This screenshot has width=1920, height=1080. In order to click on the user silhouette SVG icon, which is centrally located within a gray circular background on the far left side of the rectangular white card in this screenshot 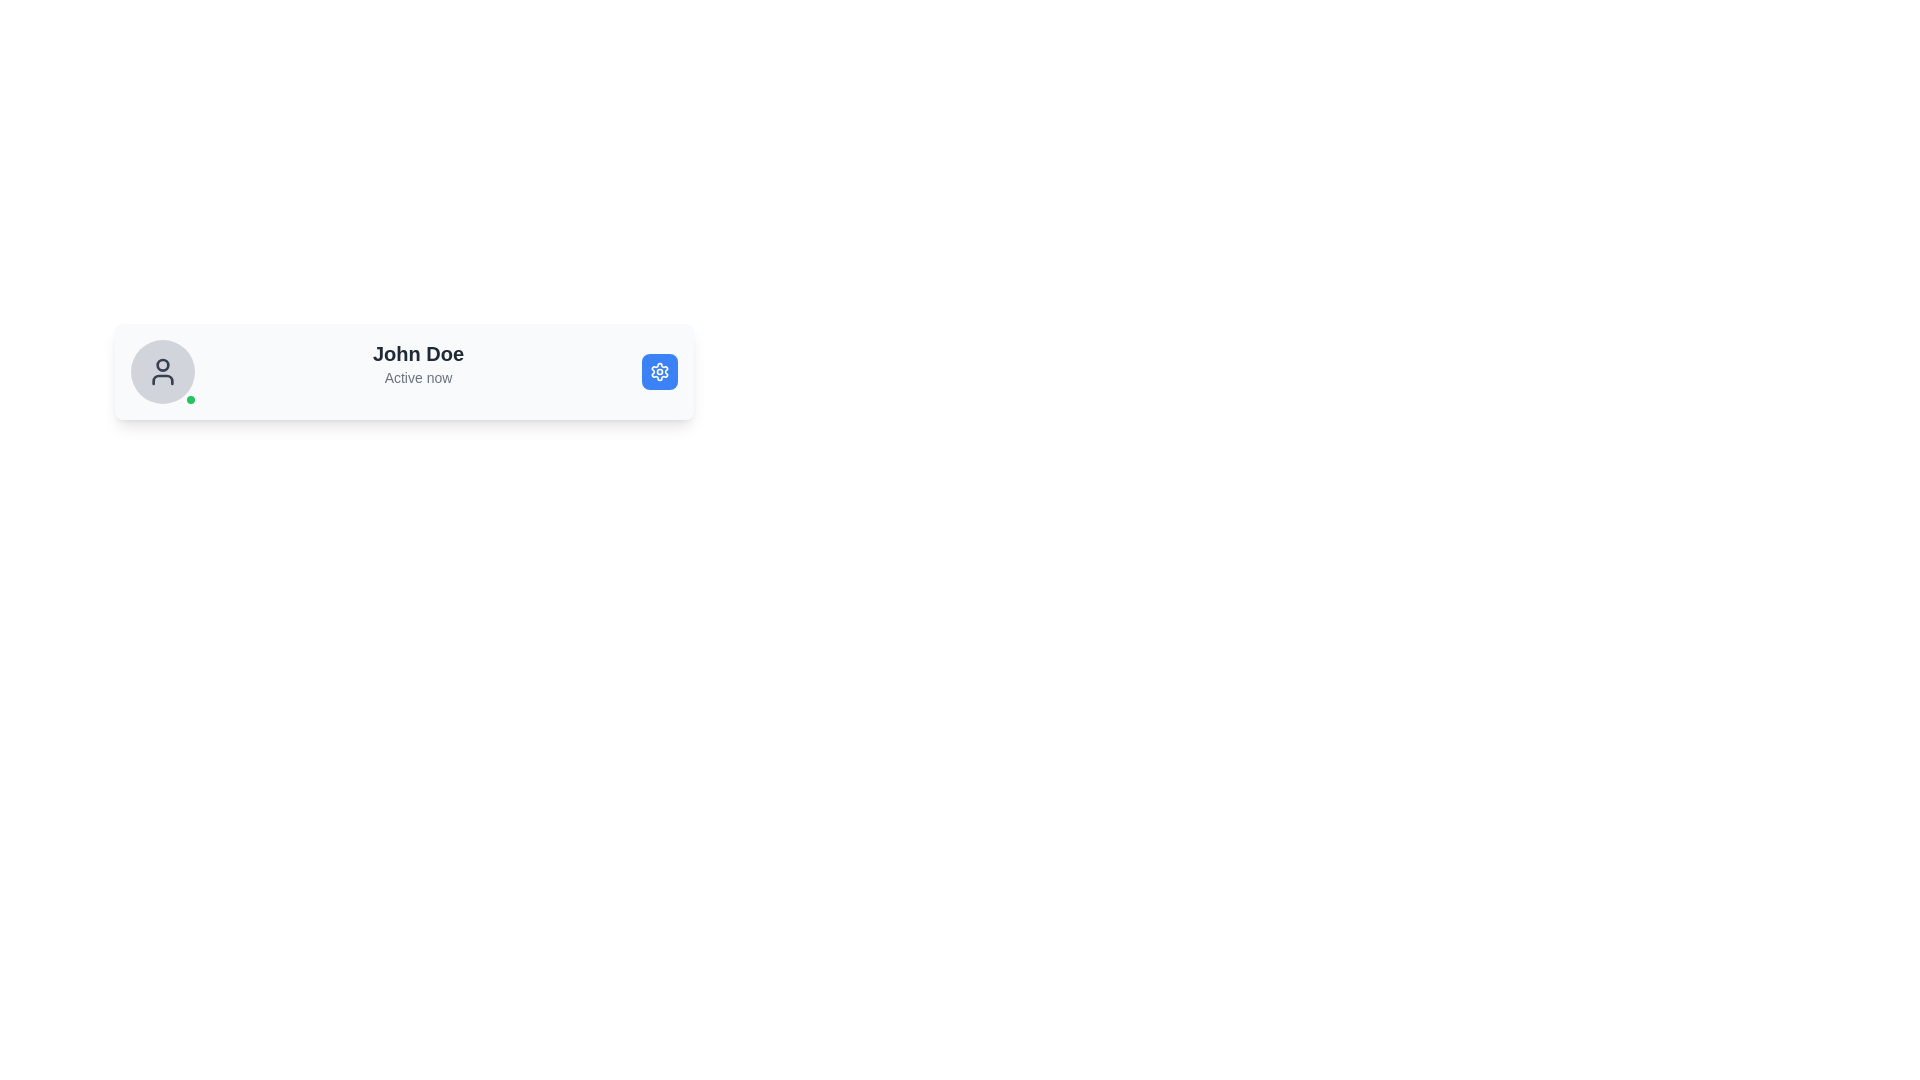, I will do `click(163, 371)`.